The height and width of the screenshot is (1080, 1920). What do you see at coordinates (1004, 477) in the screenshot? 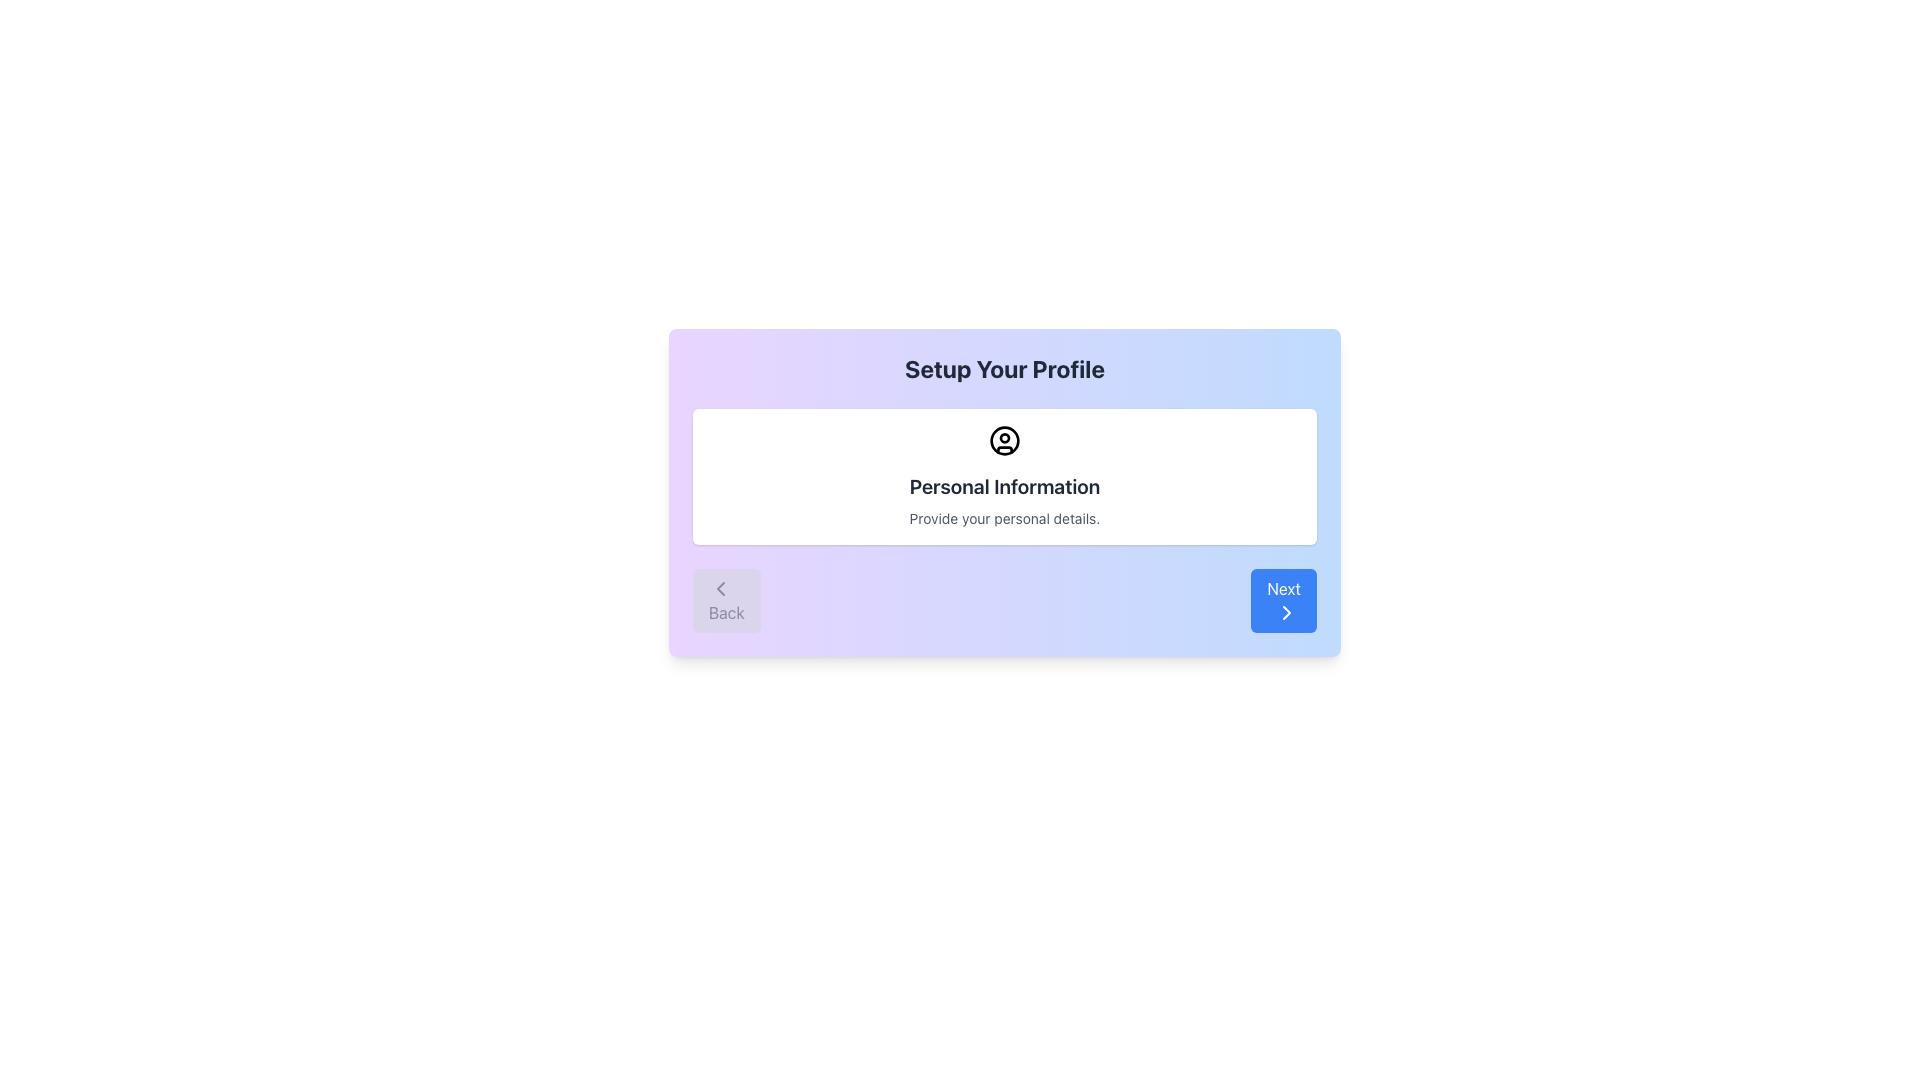
I see `the Section Header with Description that contains the text 'Personal Information' and the description 'Provide your personal details.'` at bounding box center [1004, 477].